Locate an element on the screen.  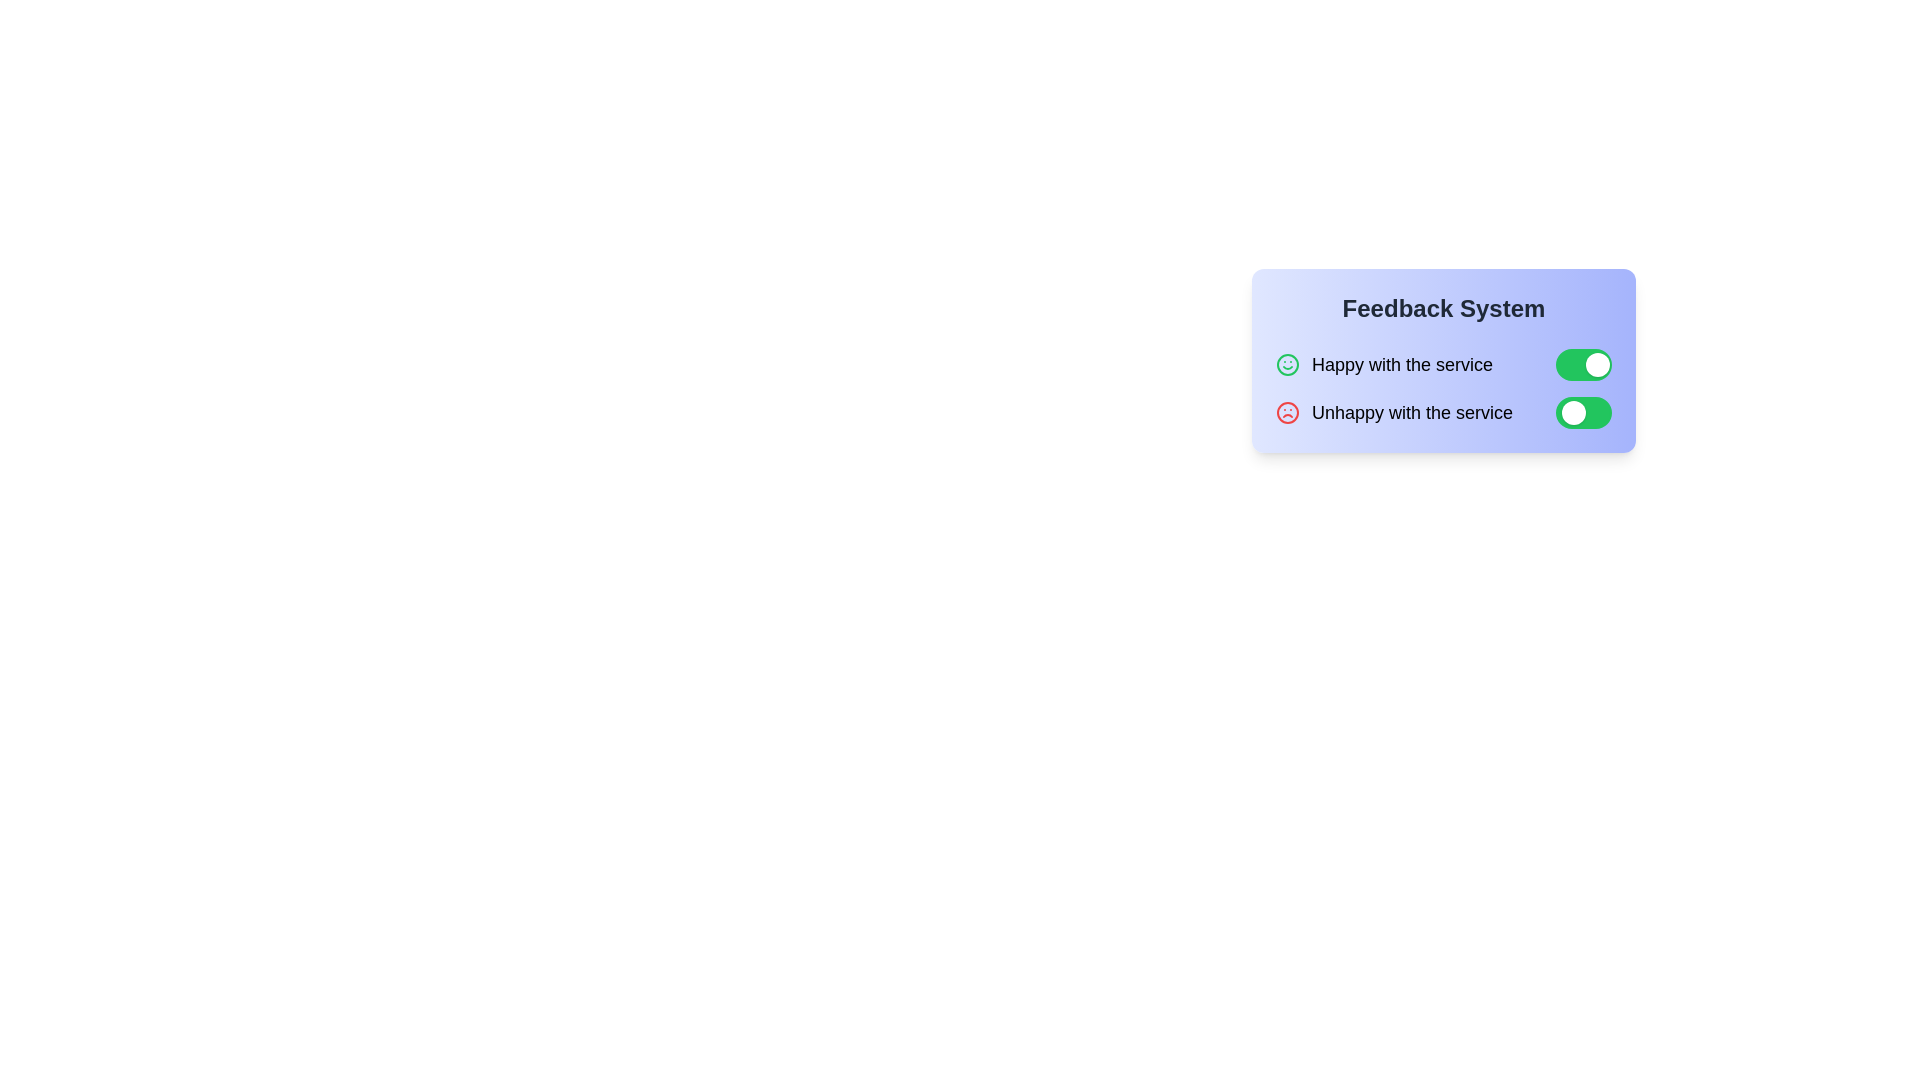
the toggle switch in the user feedback input component indicating dissatisfaction with the service to change its state is located at coordinates (1444, 411).